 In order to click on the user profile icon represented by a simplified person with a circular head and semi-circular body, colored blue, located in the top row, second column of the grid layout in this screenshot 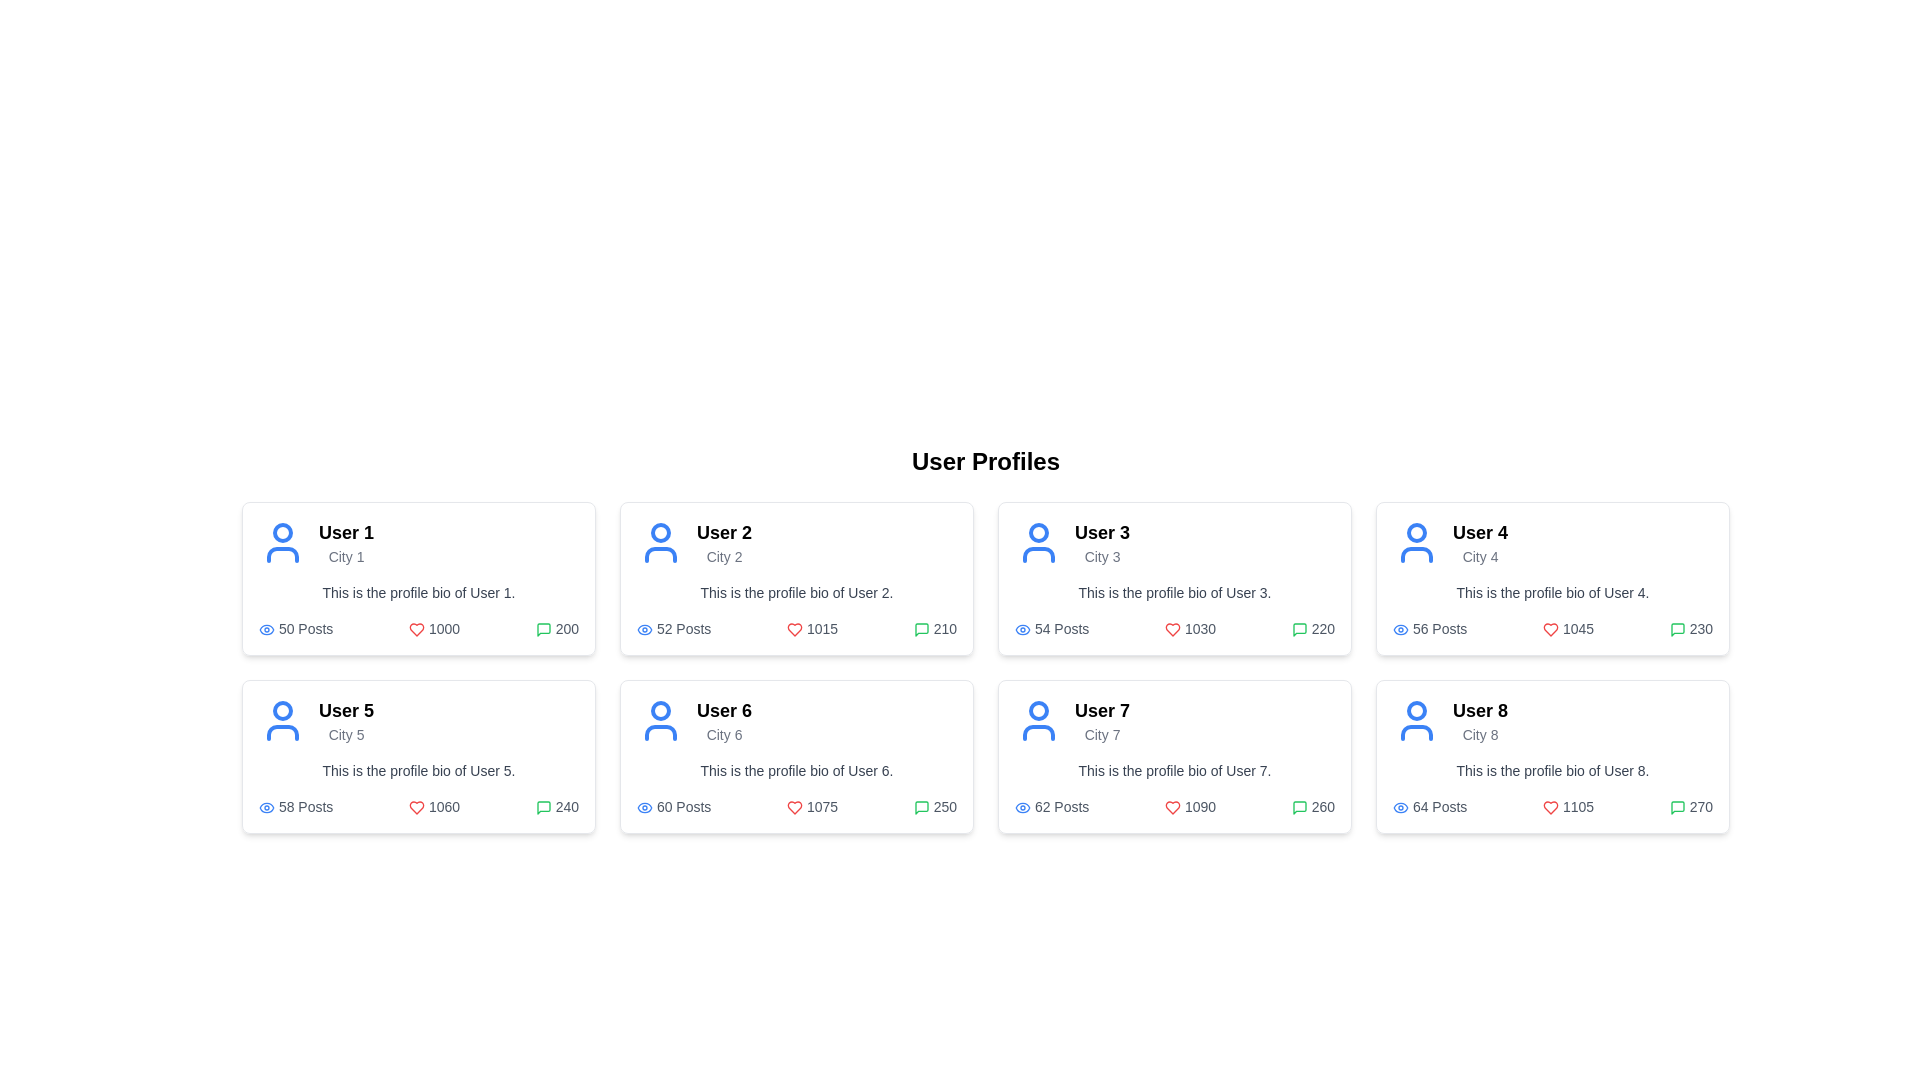, I will do `click(661, 543)`.